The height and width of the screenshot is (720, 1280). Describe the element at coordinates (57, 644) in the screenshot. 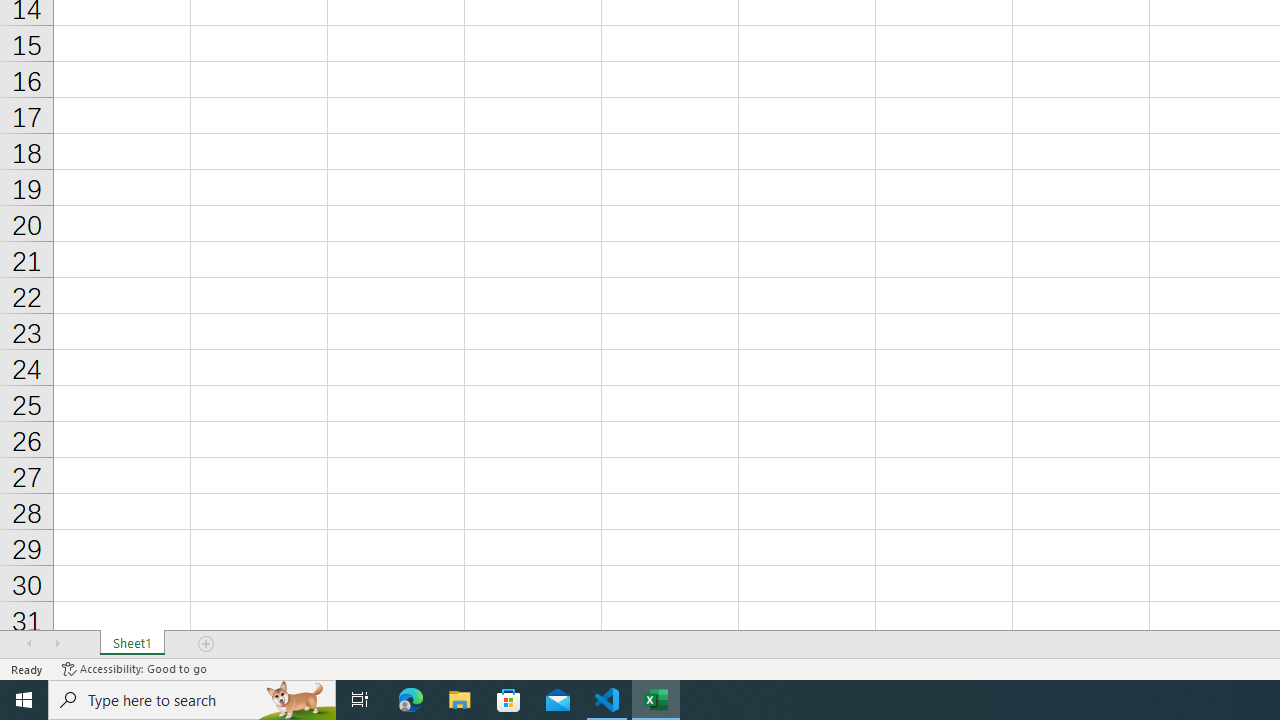

I see `'Scroll Right'` at that location.